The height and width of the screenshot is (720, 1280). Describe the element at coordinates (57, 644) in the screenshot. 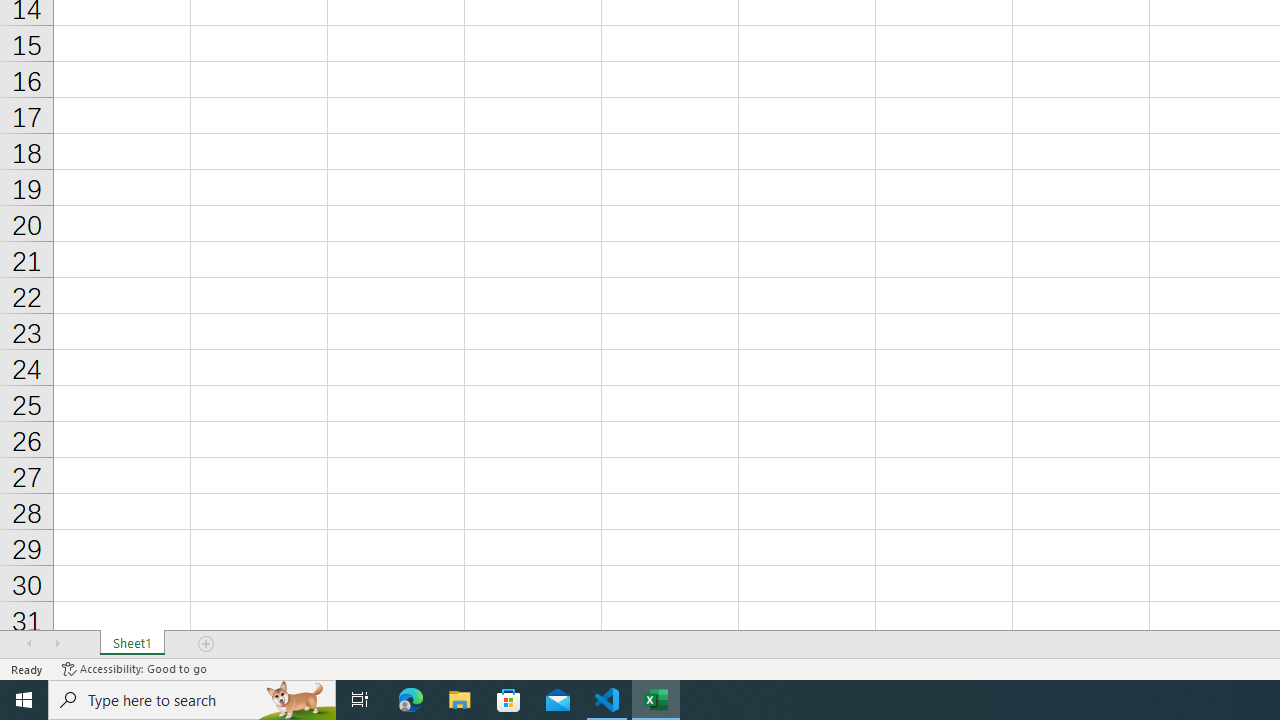

I see `'Scroll Right'` at that location.